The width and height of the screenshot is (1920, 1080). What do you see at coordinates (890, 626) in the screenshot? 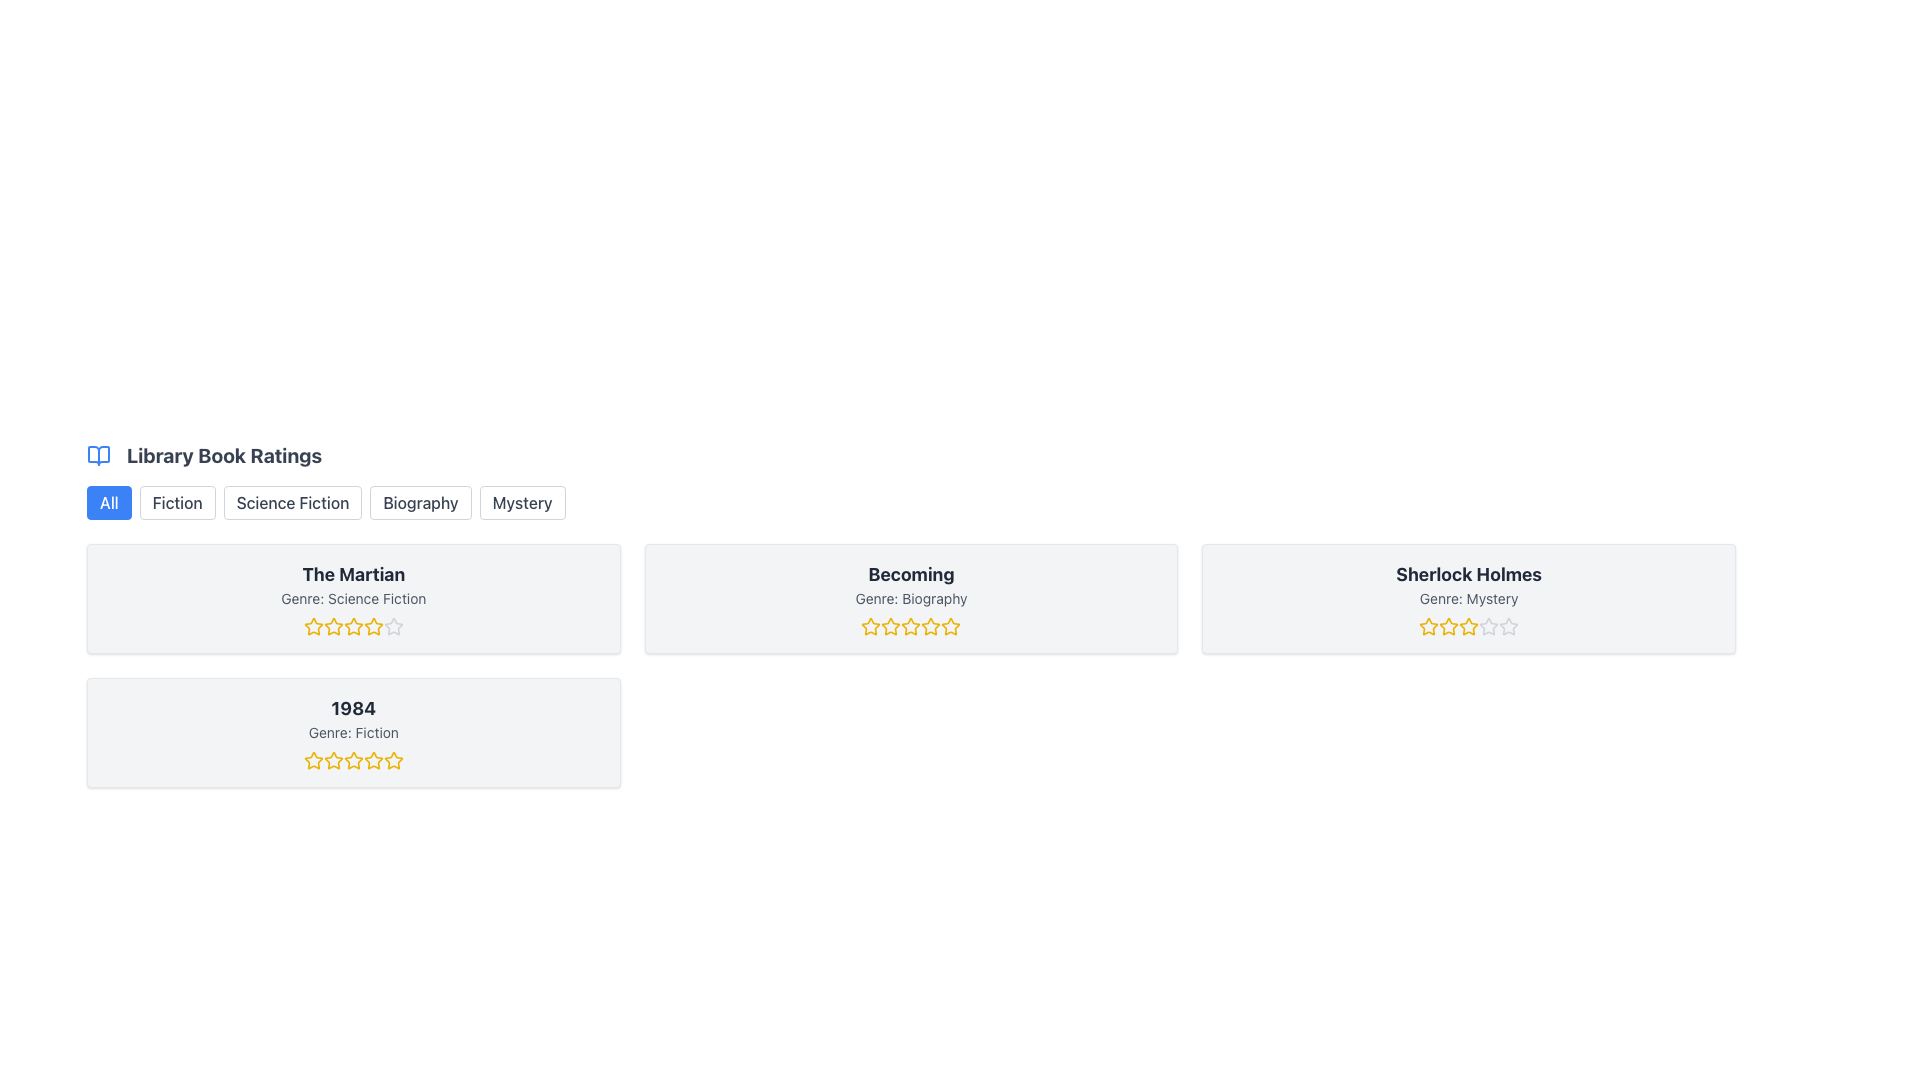
I see `the third interactive star icon in the rating row for the book 'Becoming'` at bounding box center [890, 626].